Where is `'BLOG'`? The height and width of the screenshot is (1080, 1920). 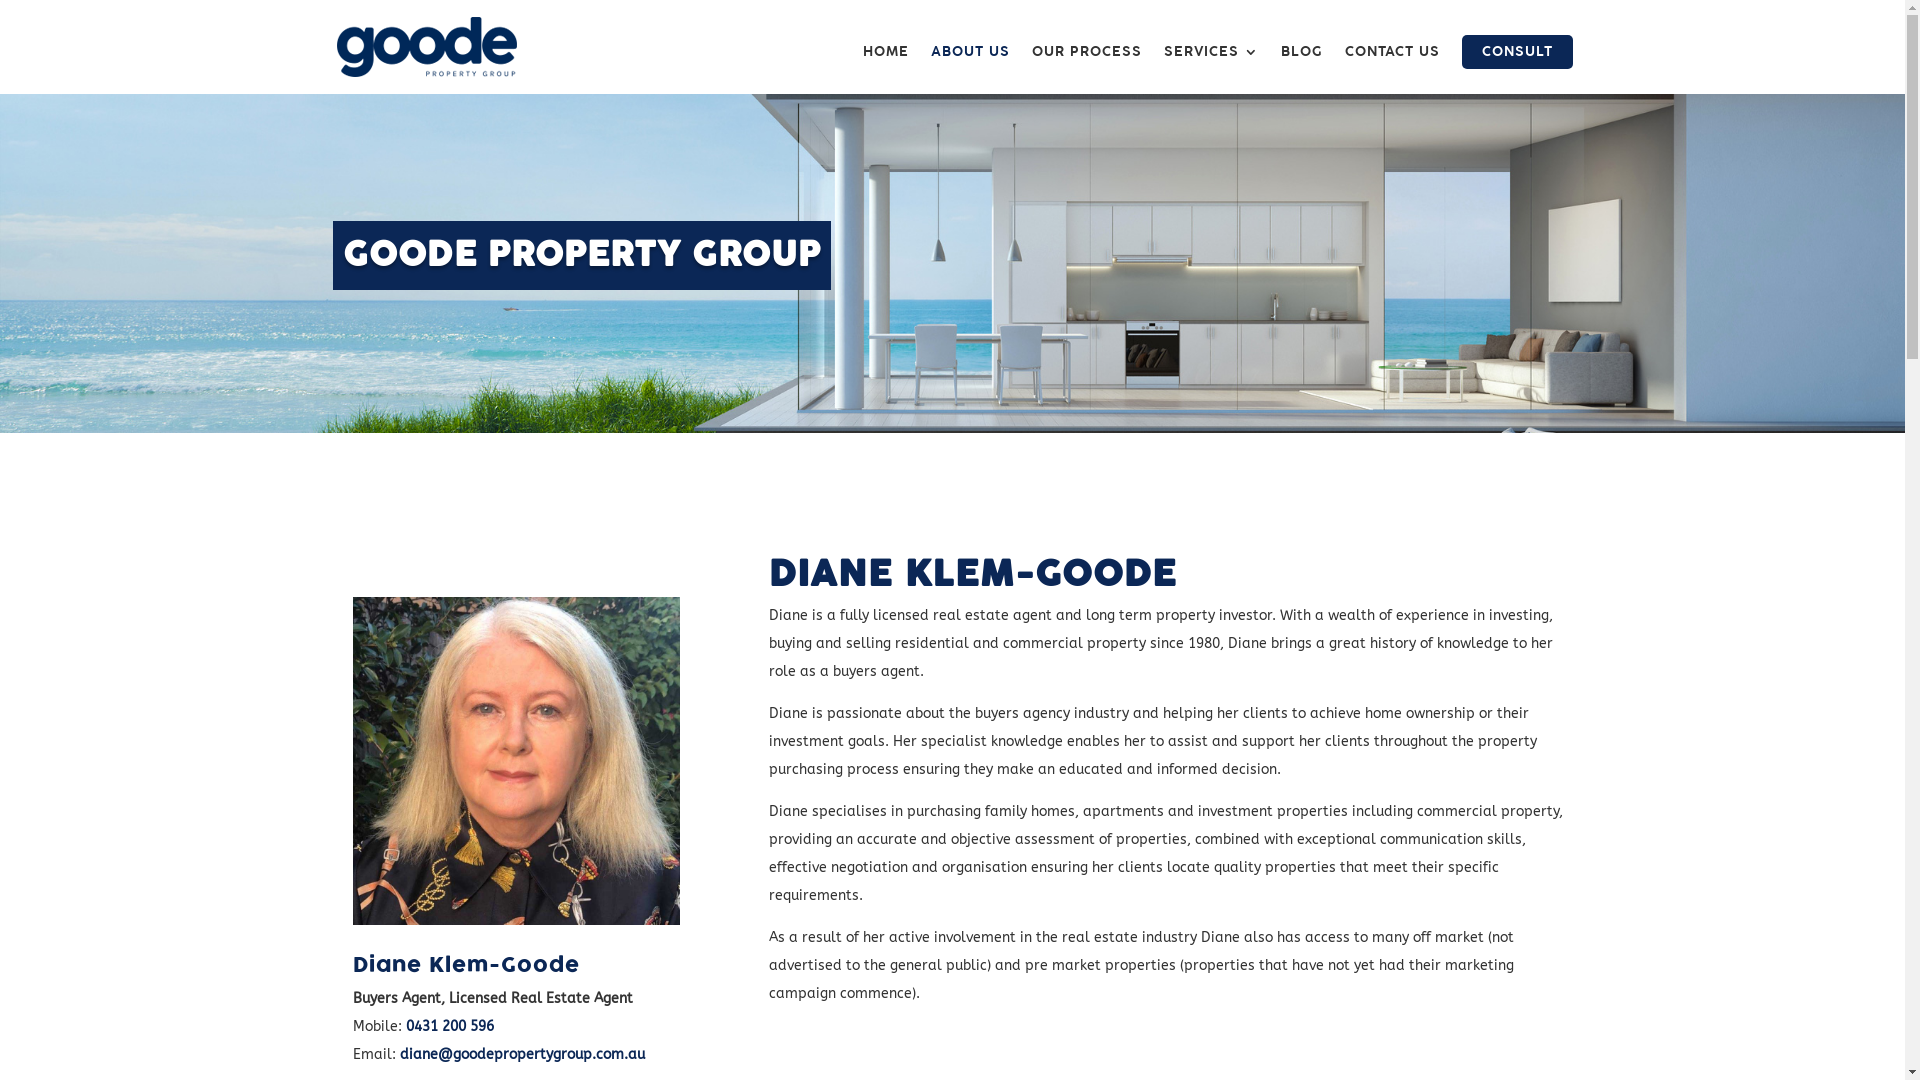 'BLOG' is located at coordinates (1300, 68).